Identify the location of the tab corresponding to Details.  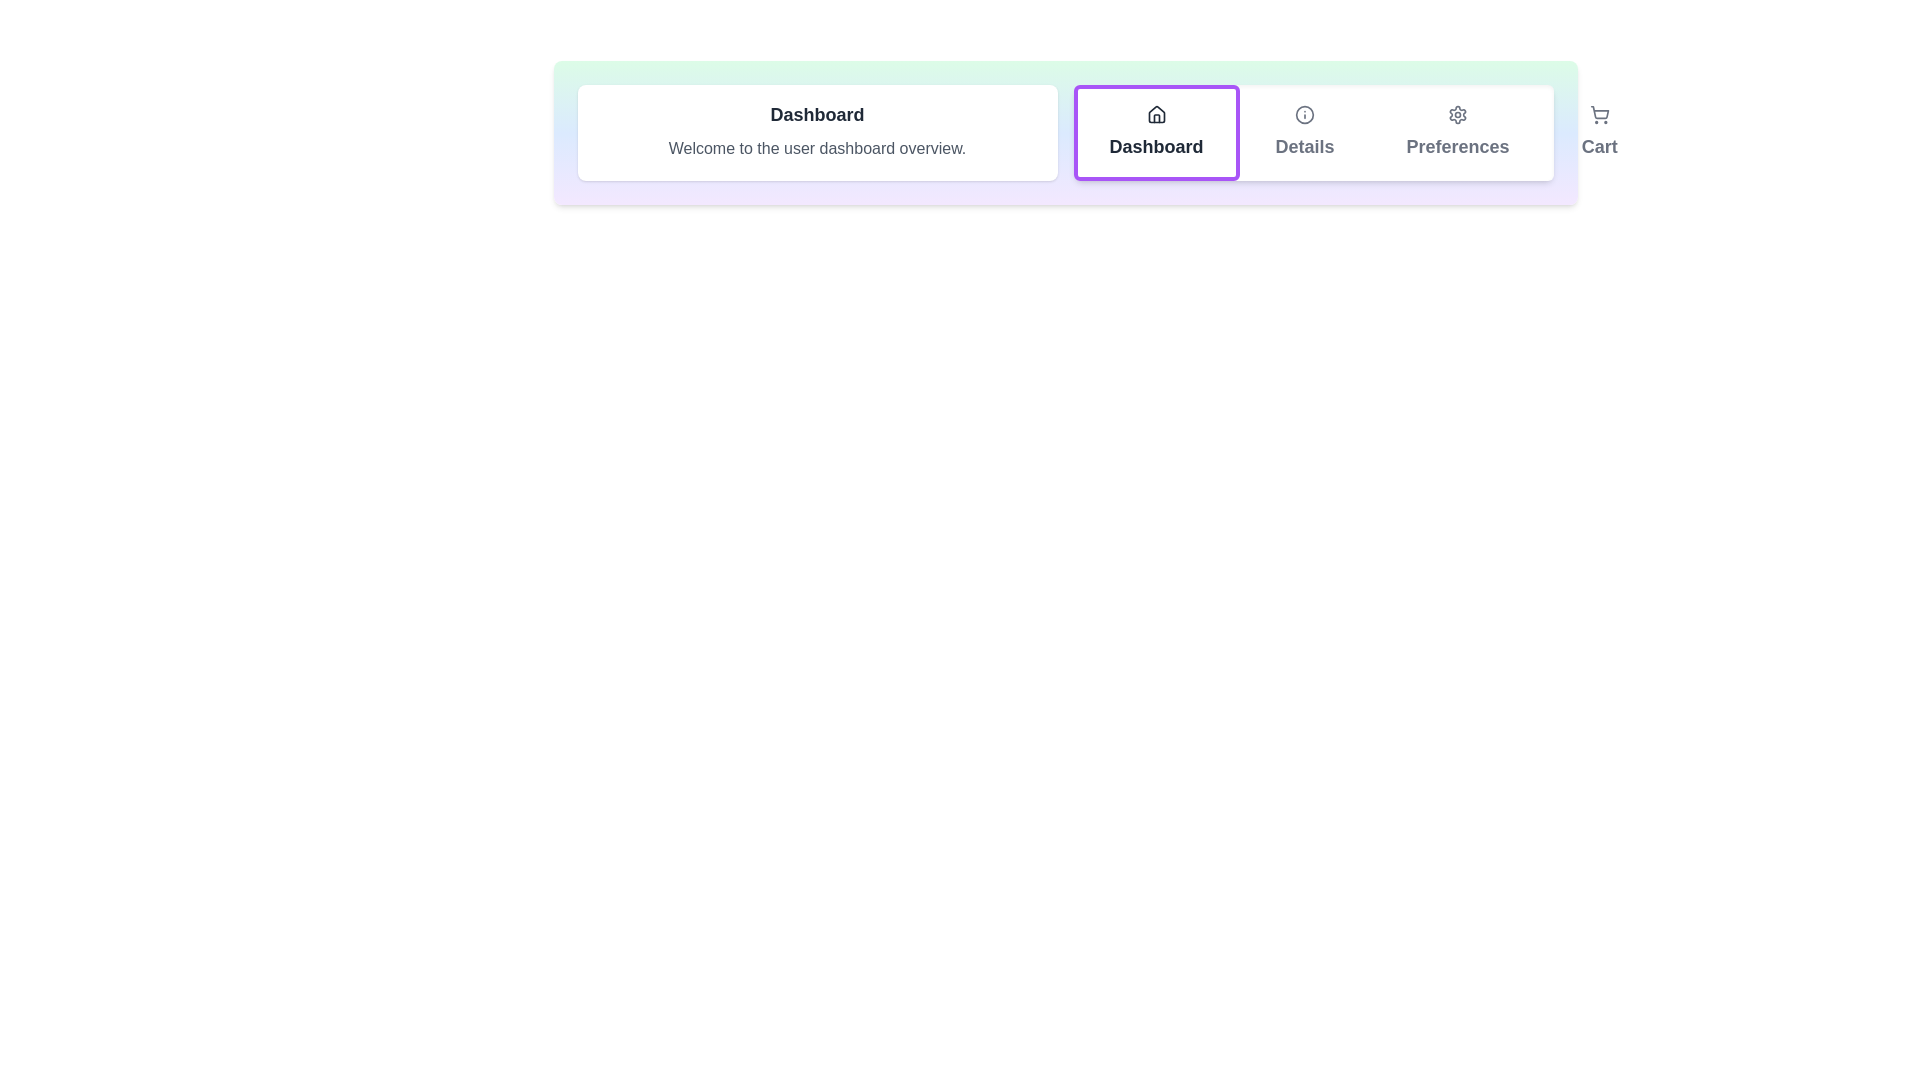
(1305, 132).